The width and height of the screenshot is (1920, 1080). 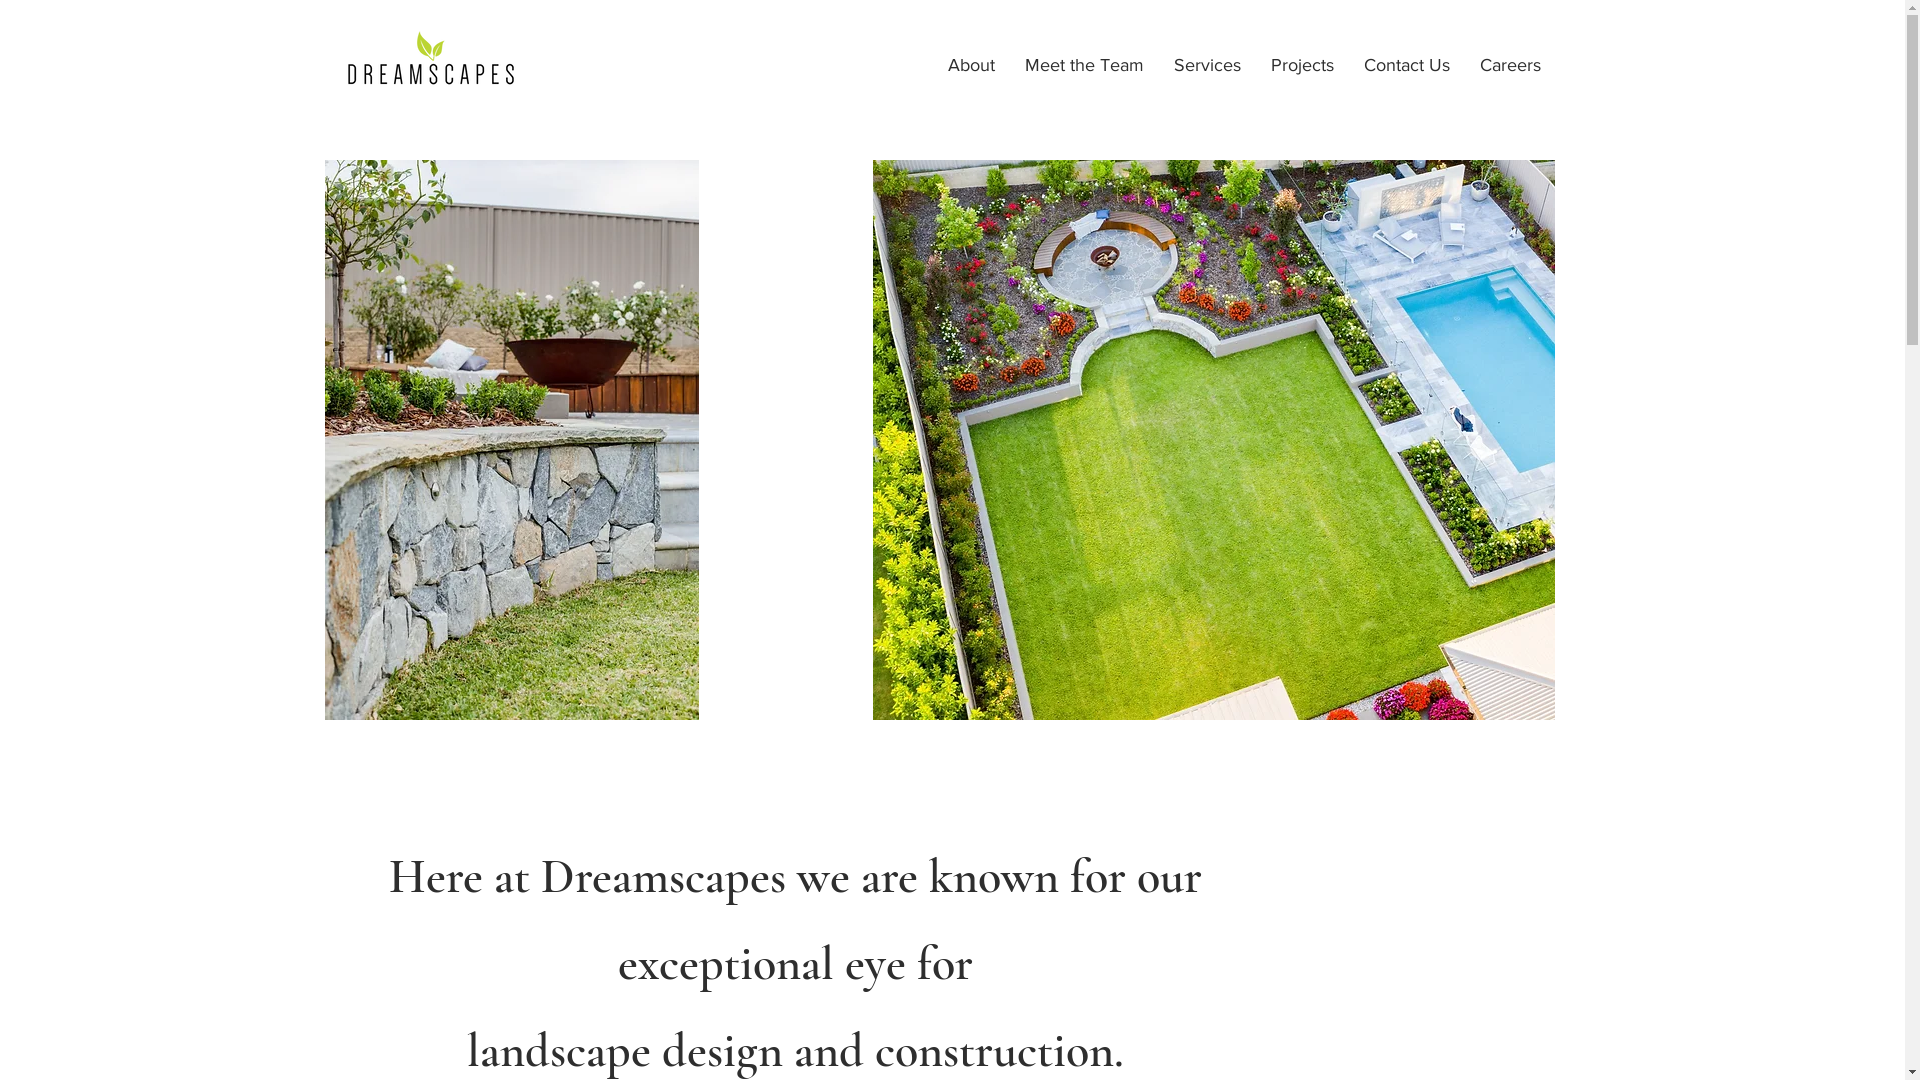 I want to click on 'About', so click(x=970, y=64).